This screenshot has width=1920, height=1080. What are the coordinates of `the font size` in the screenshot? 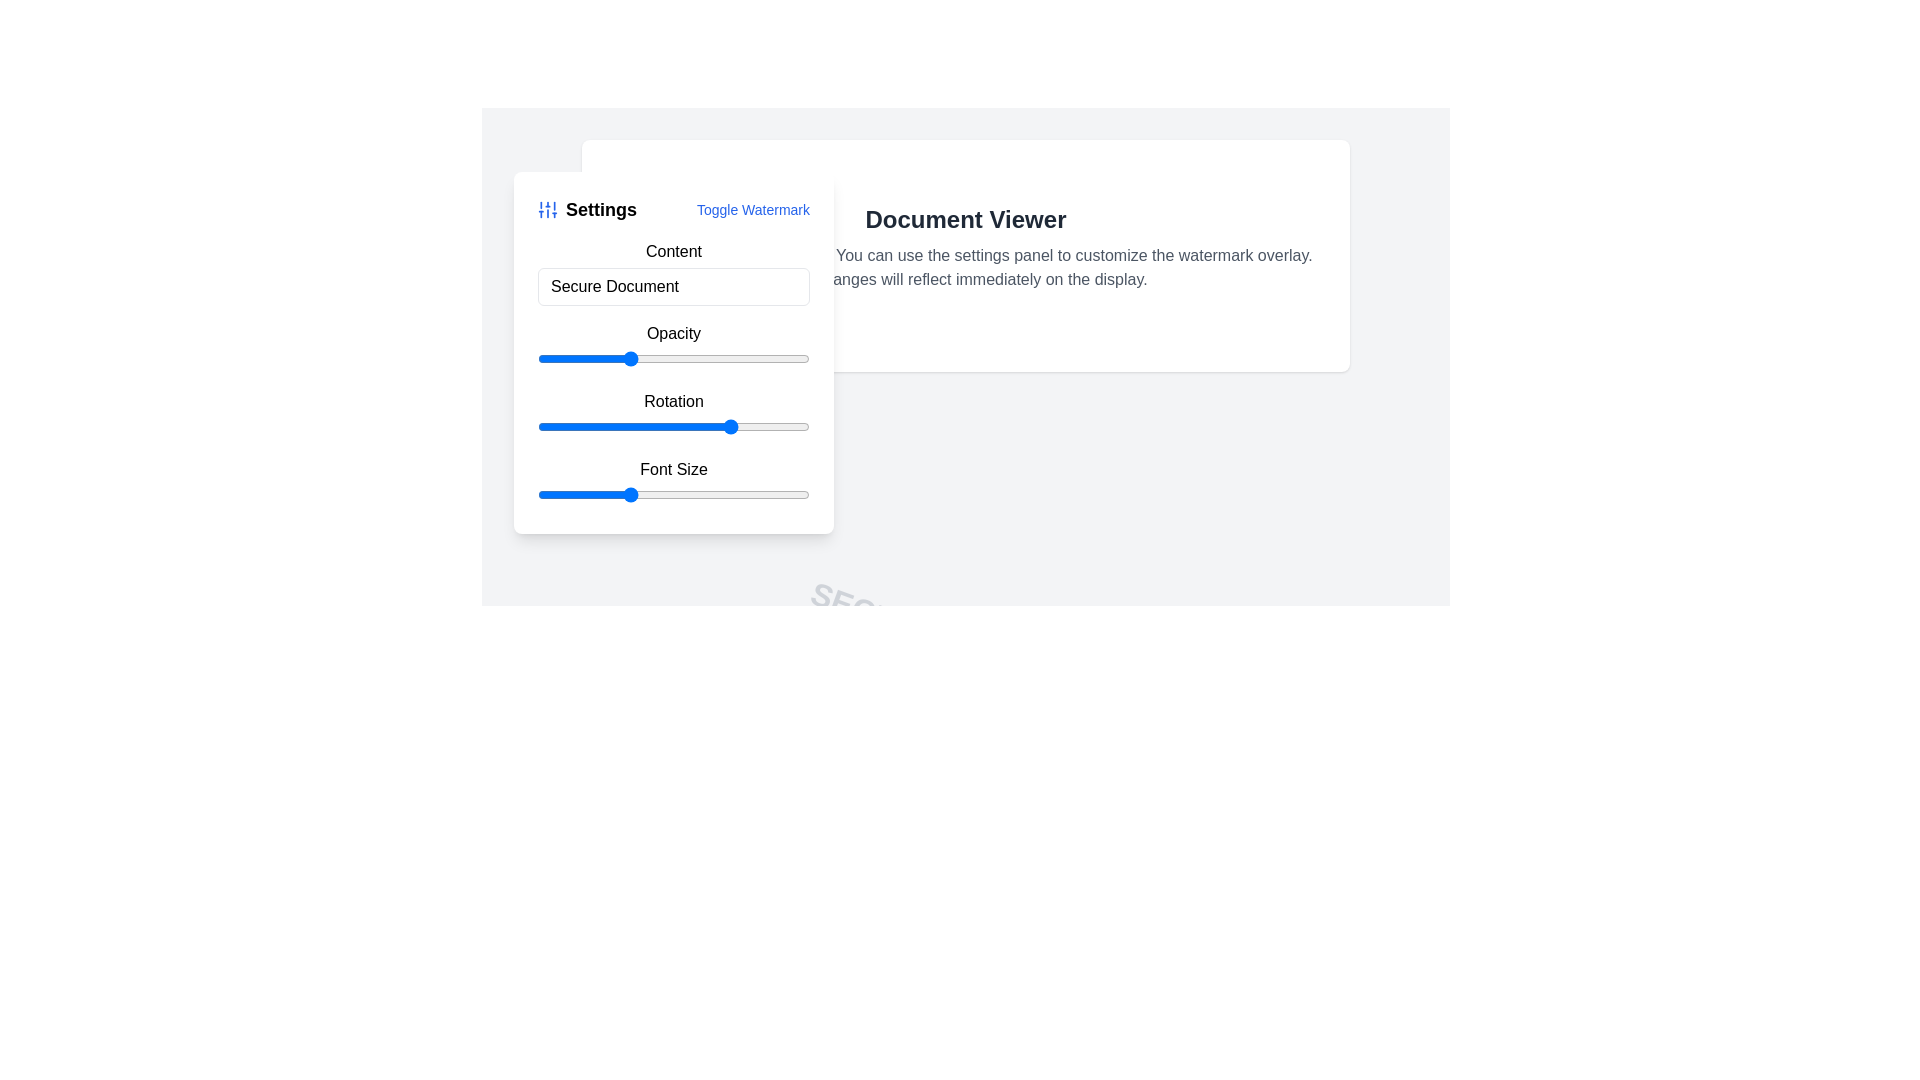 It's located at (645, 494).